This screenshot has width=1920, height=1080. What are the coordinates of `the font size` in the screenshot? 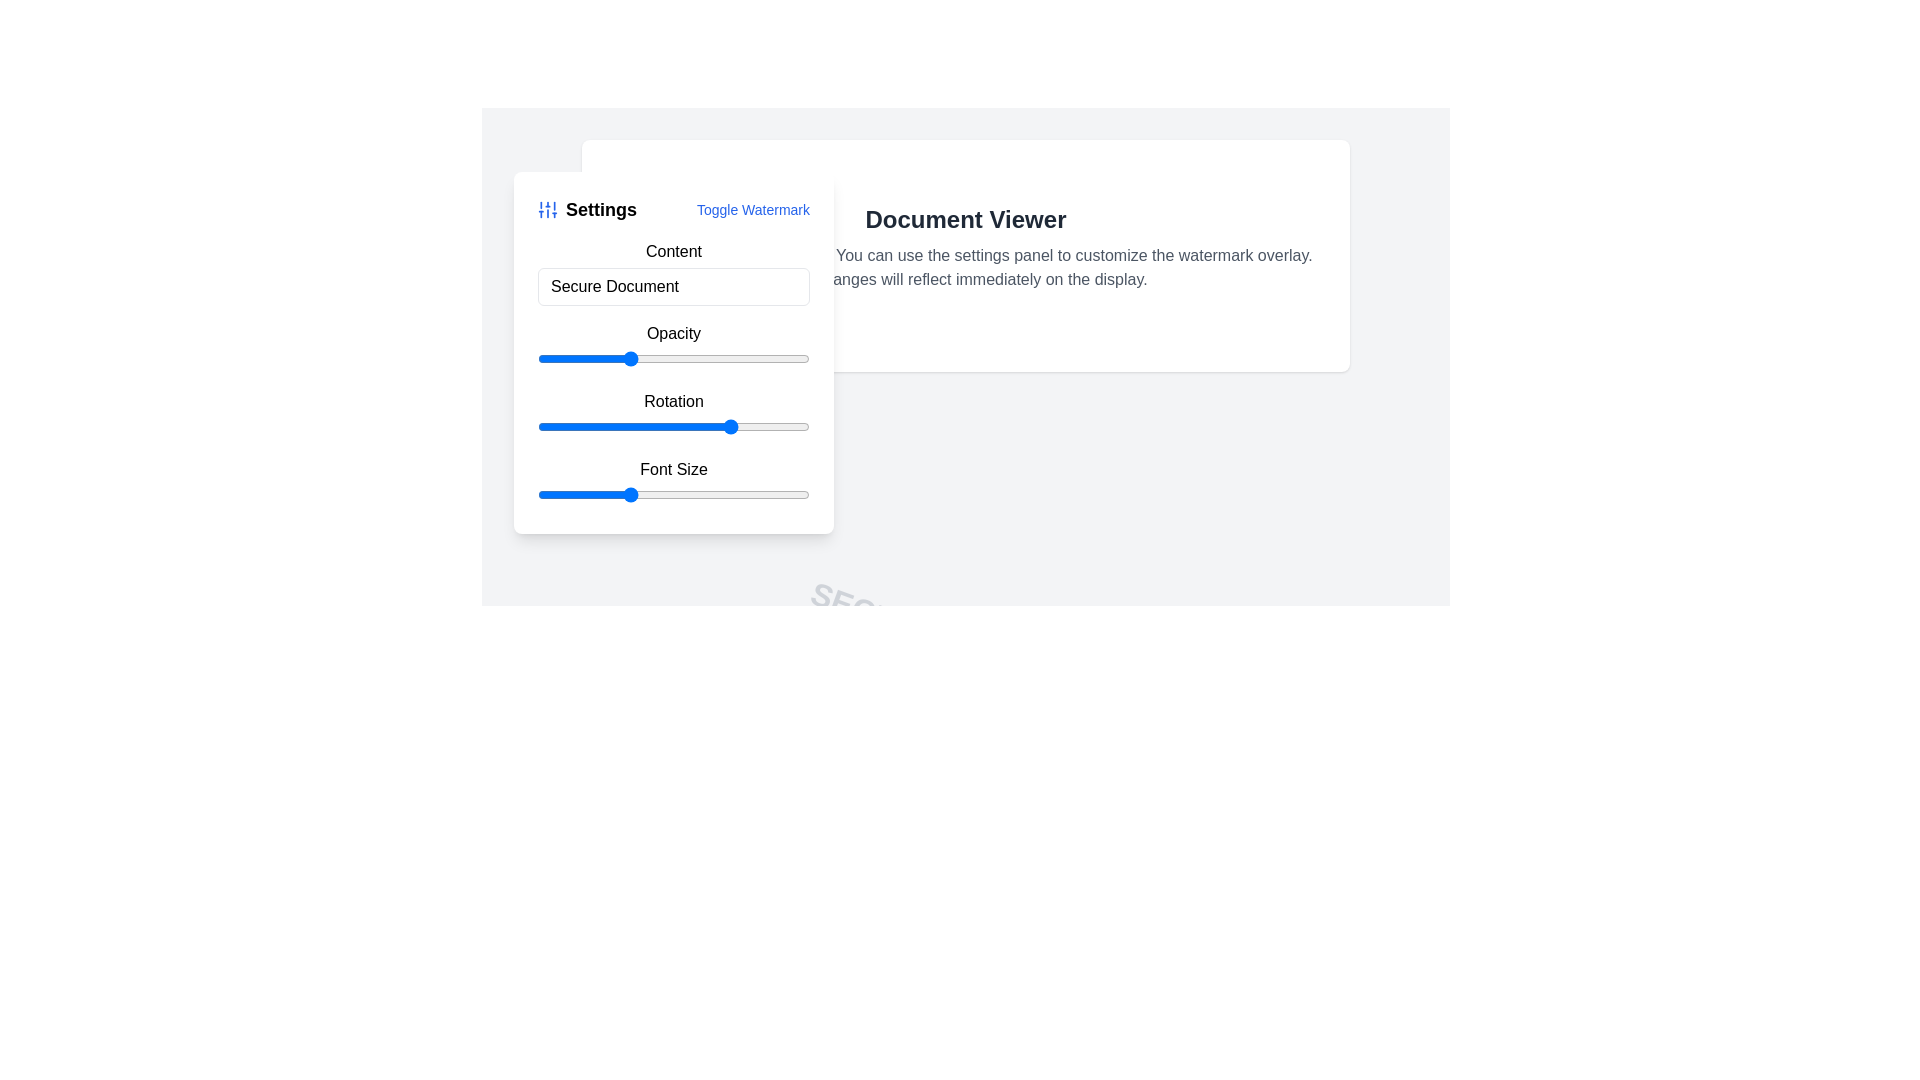 It's located at (645, 494).